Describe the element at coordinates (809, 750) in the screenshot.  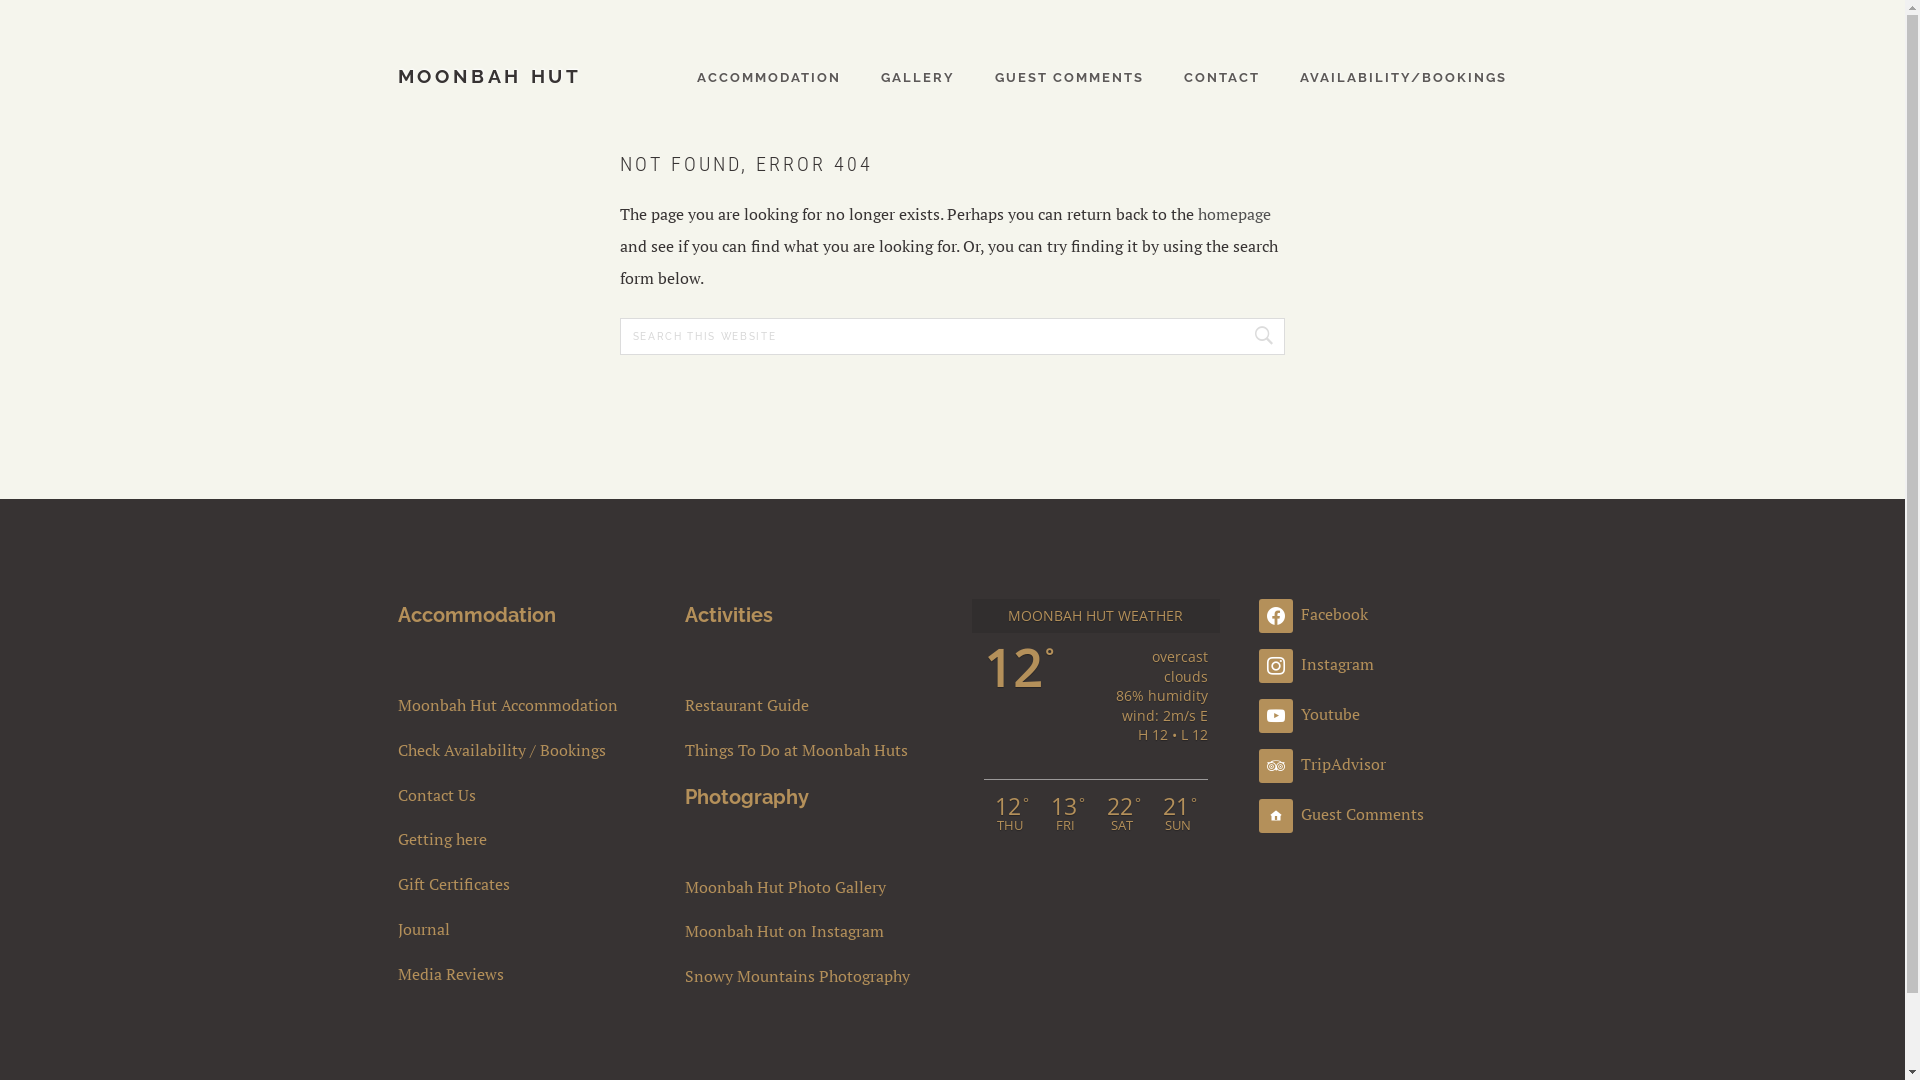
I see `'Things To Do at Moonbah Huts'` at that location.